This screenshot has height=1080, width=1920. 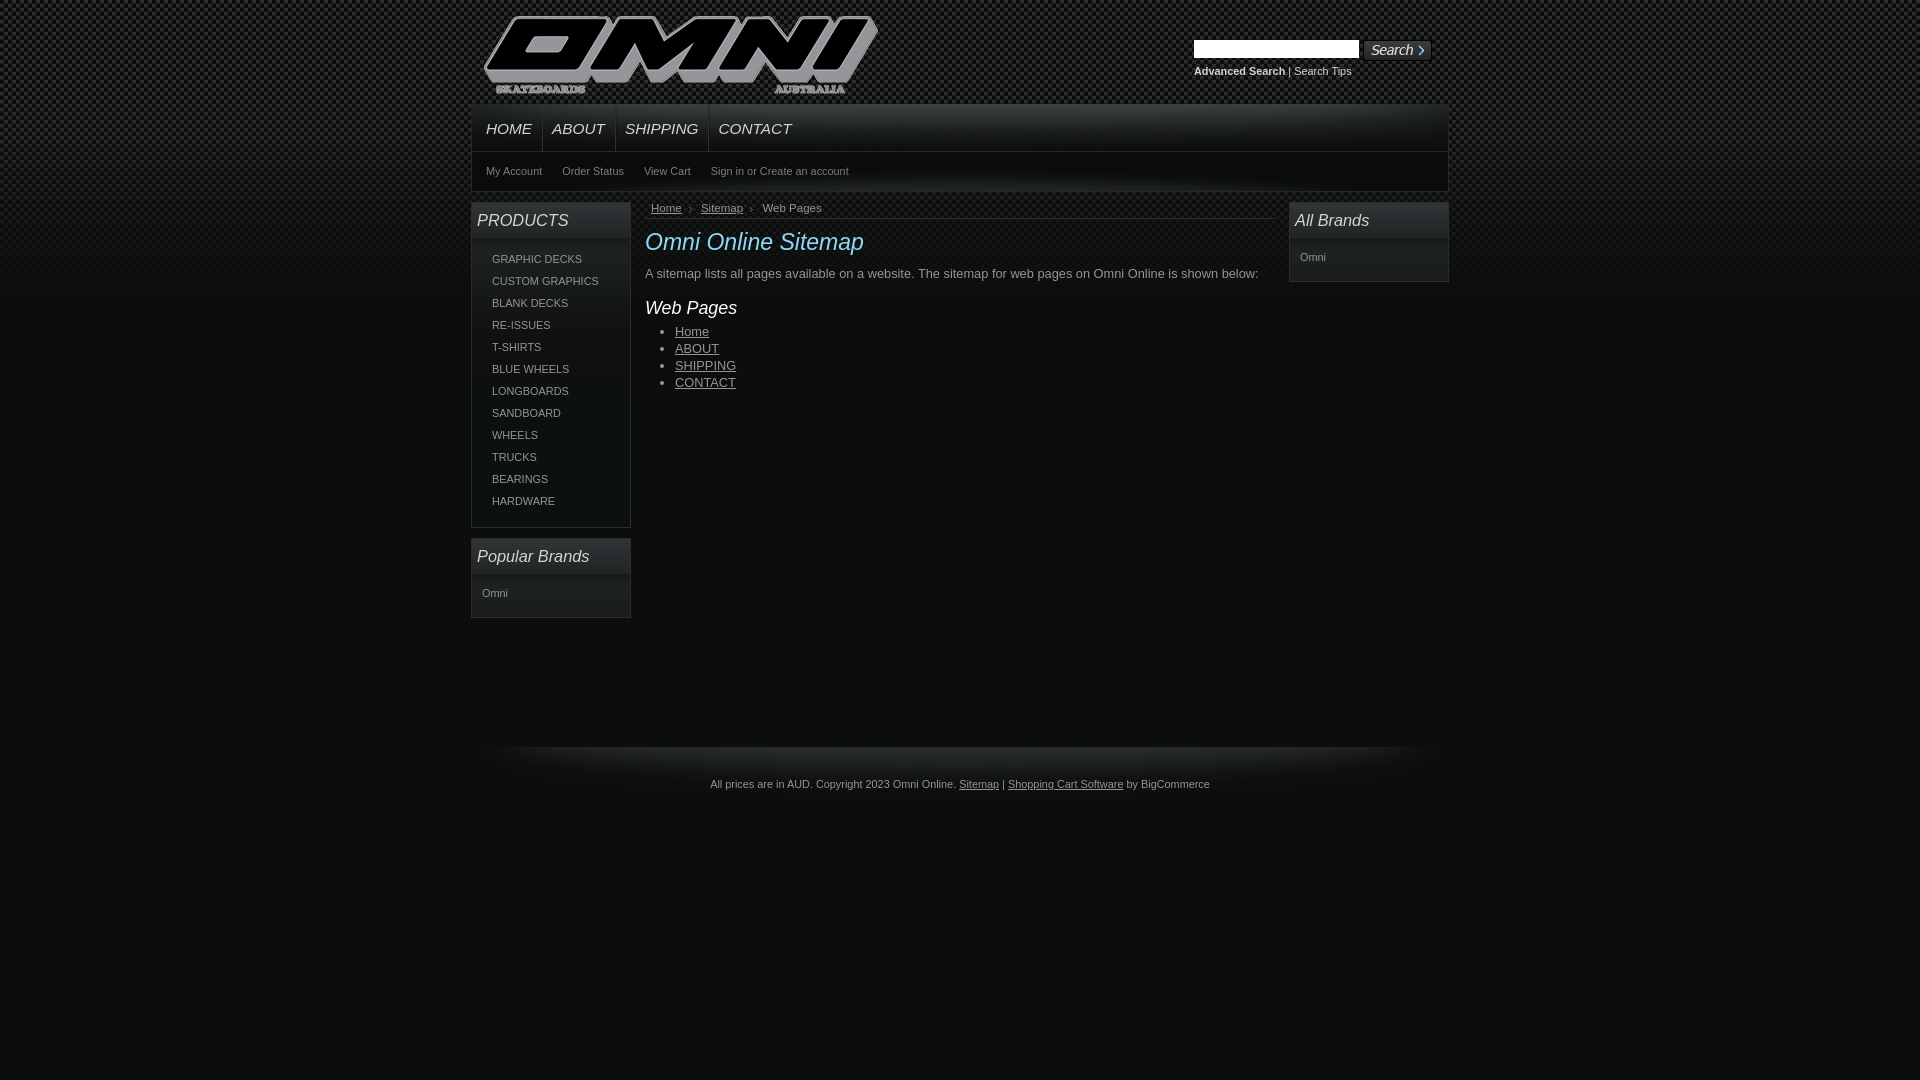 What do you see at coordinates (758, 169) in the screenshot?
I see `'Create an account'` at bounding box center [758, 169].